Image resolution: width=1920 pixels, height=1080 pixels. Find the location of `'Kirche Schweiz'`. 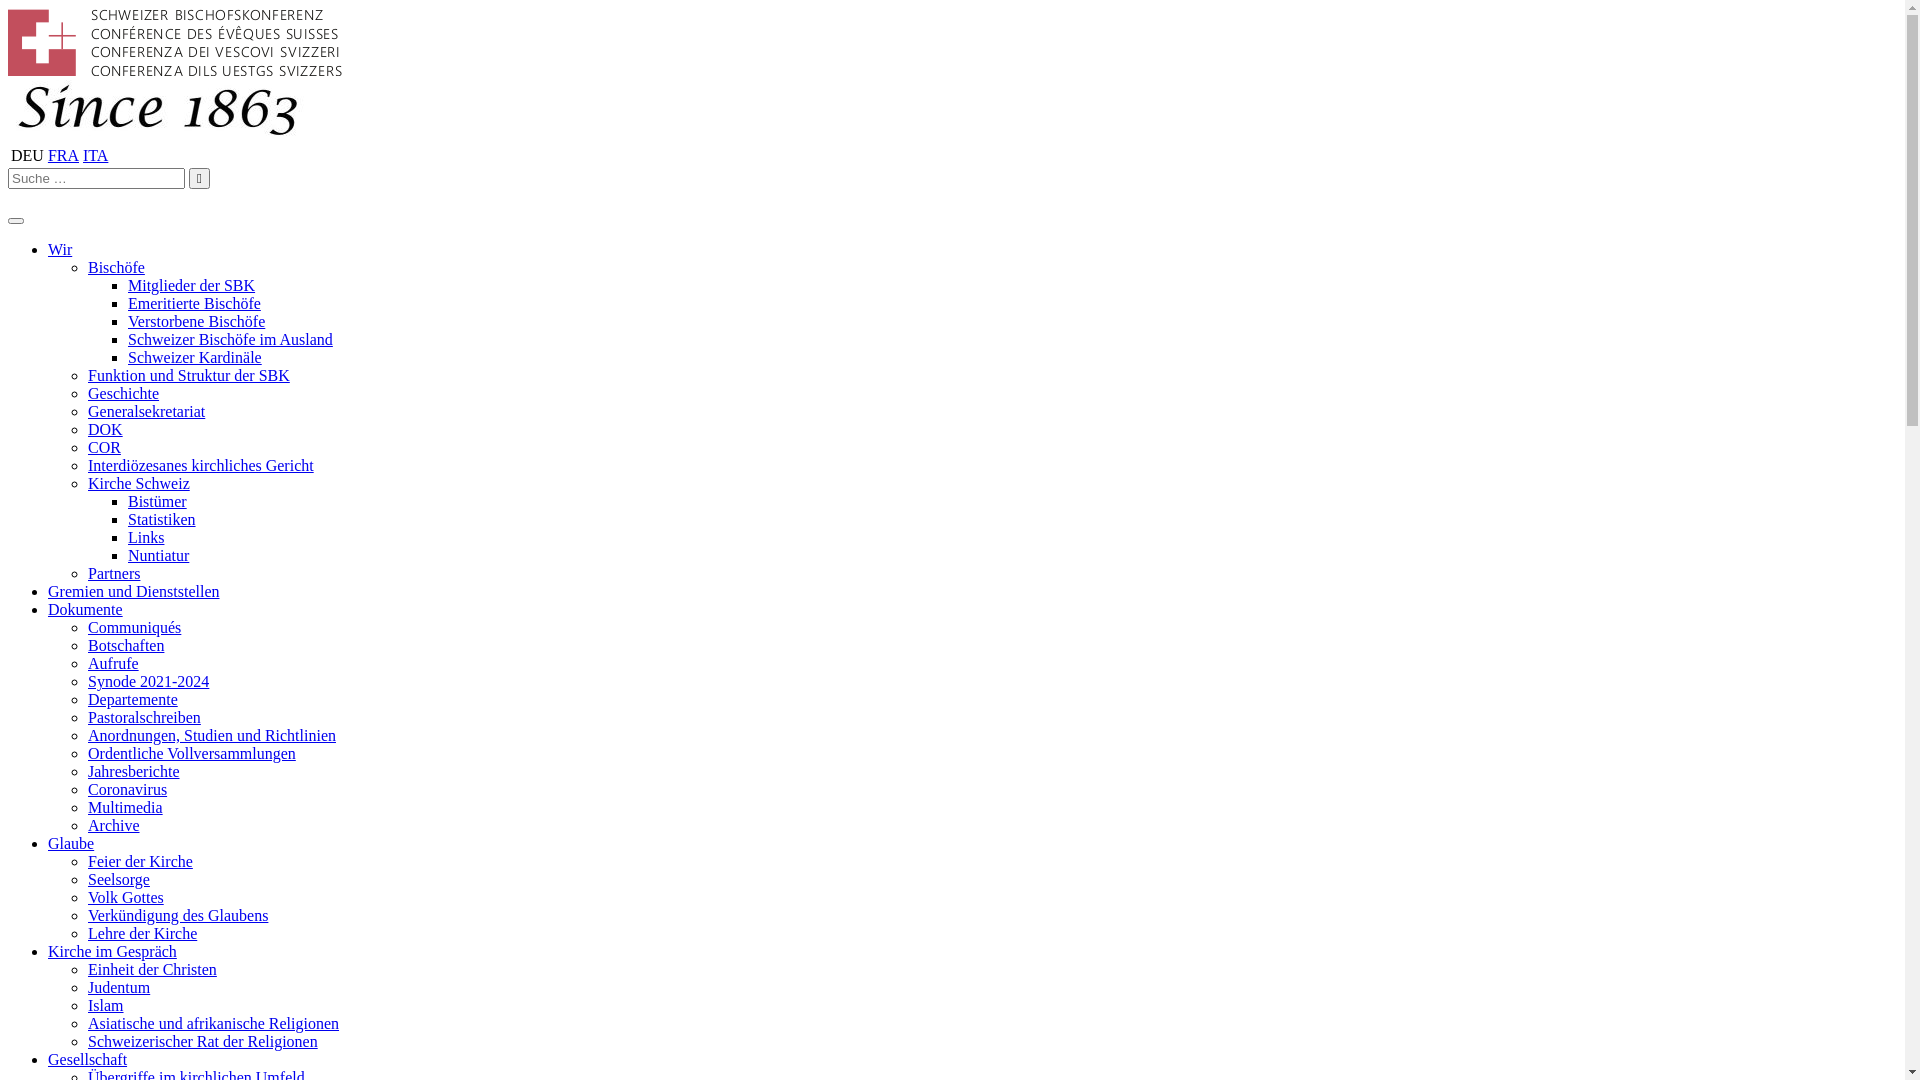

'Kirche Schweiz' is located at coordinates (138, 483).